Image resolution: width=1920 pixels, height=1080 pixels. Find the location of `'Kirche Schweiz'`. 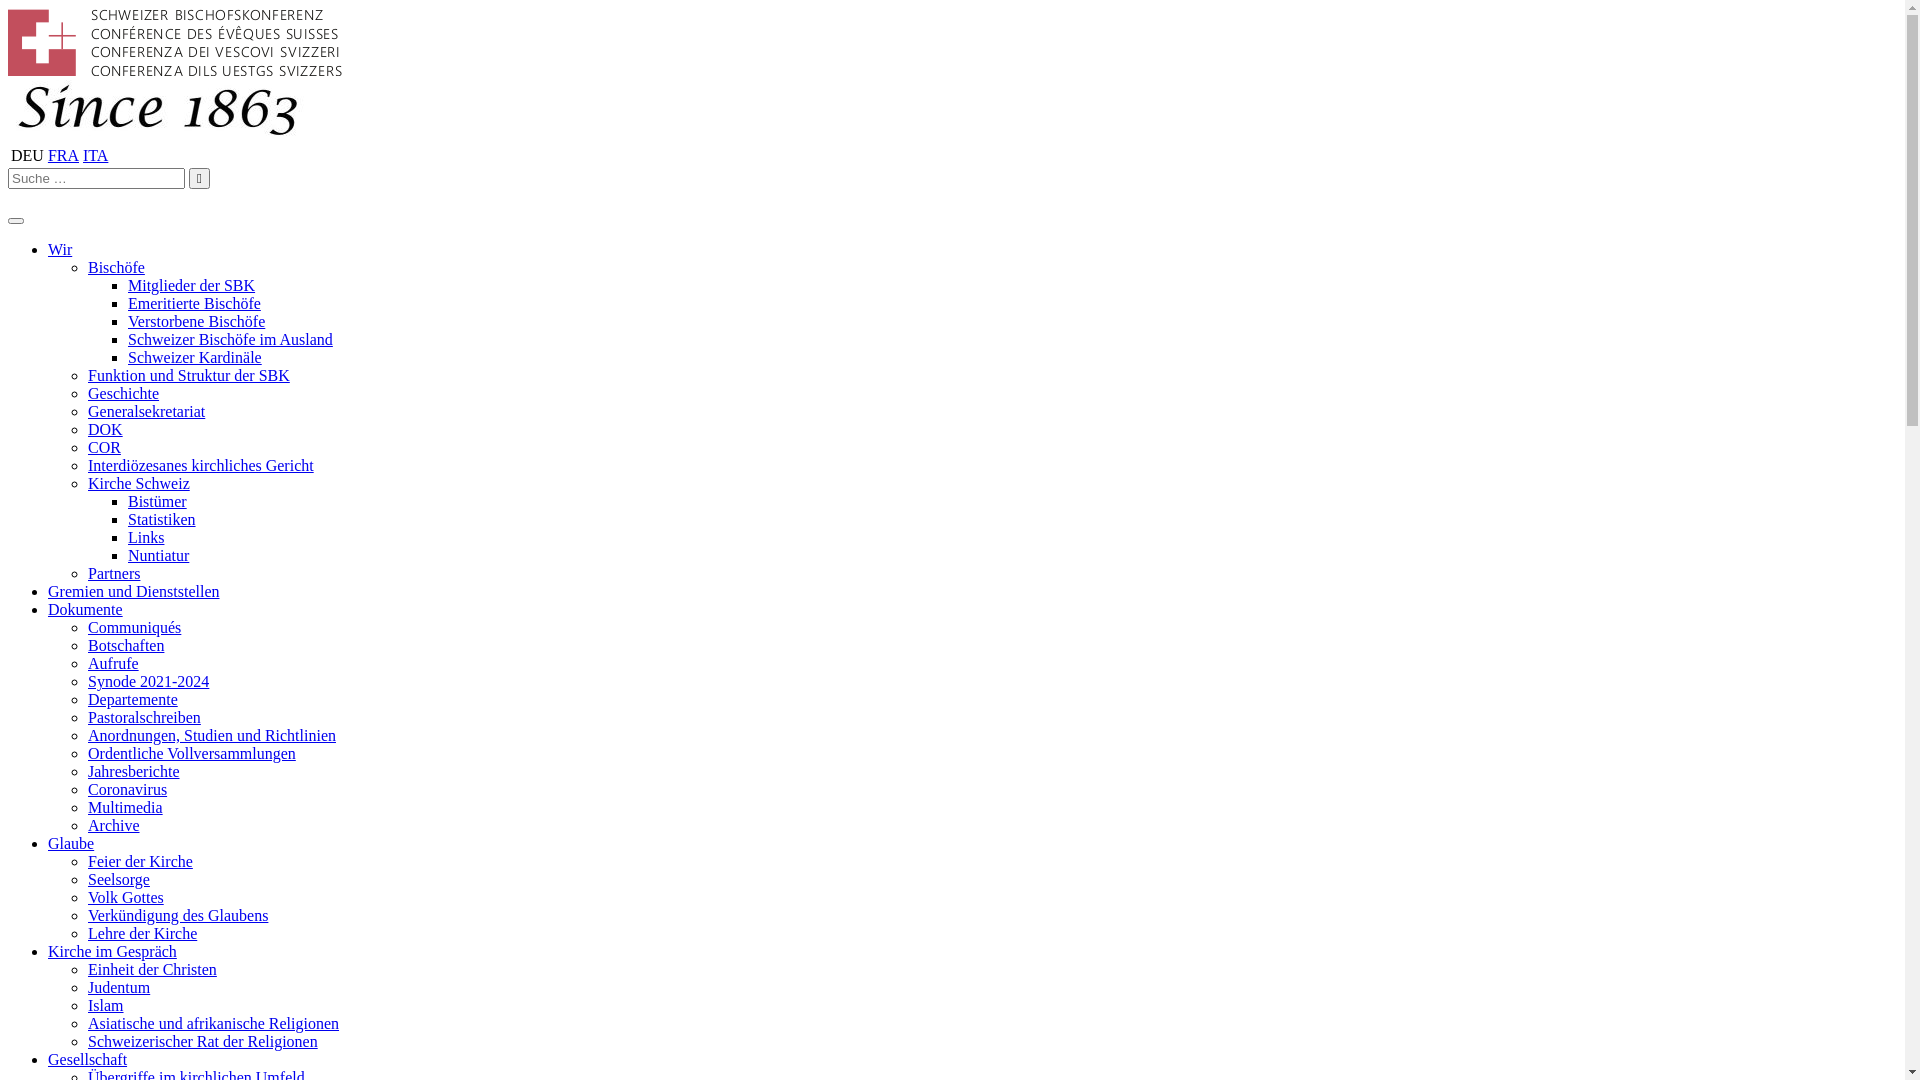

'Kirche Schweiz' is located at coordinates (138, 483).